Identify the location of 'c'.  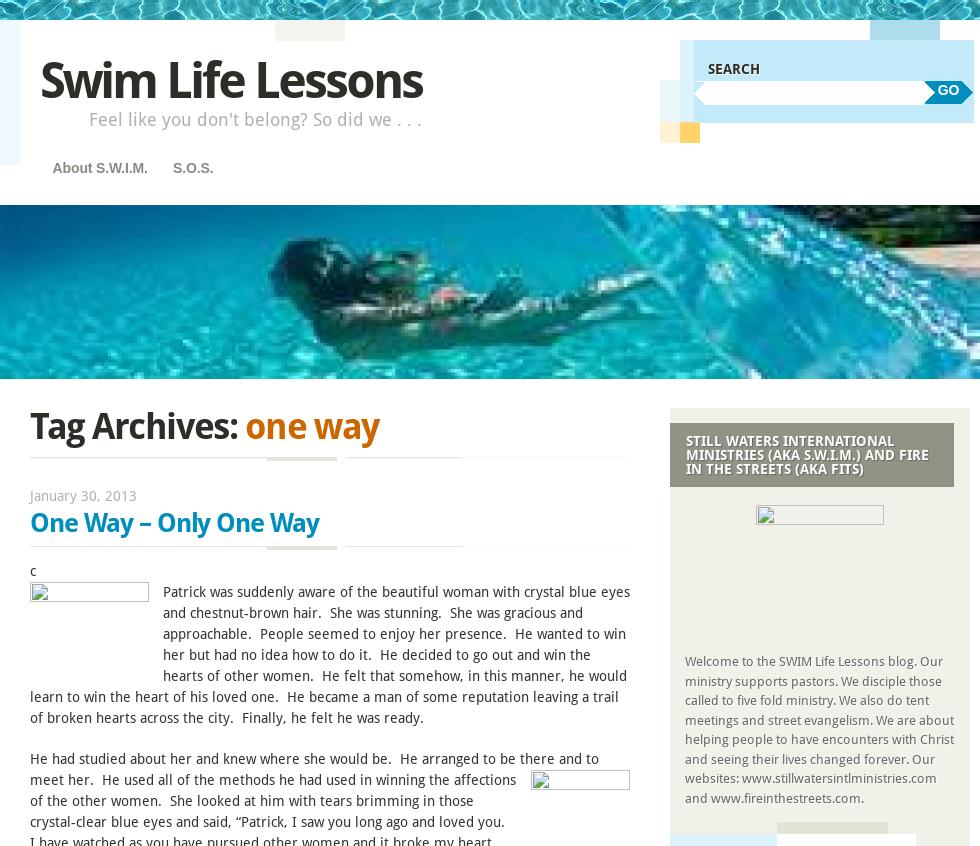
(33, 569).